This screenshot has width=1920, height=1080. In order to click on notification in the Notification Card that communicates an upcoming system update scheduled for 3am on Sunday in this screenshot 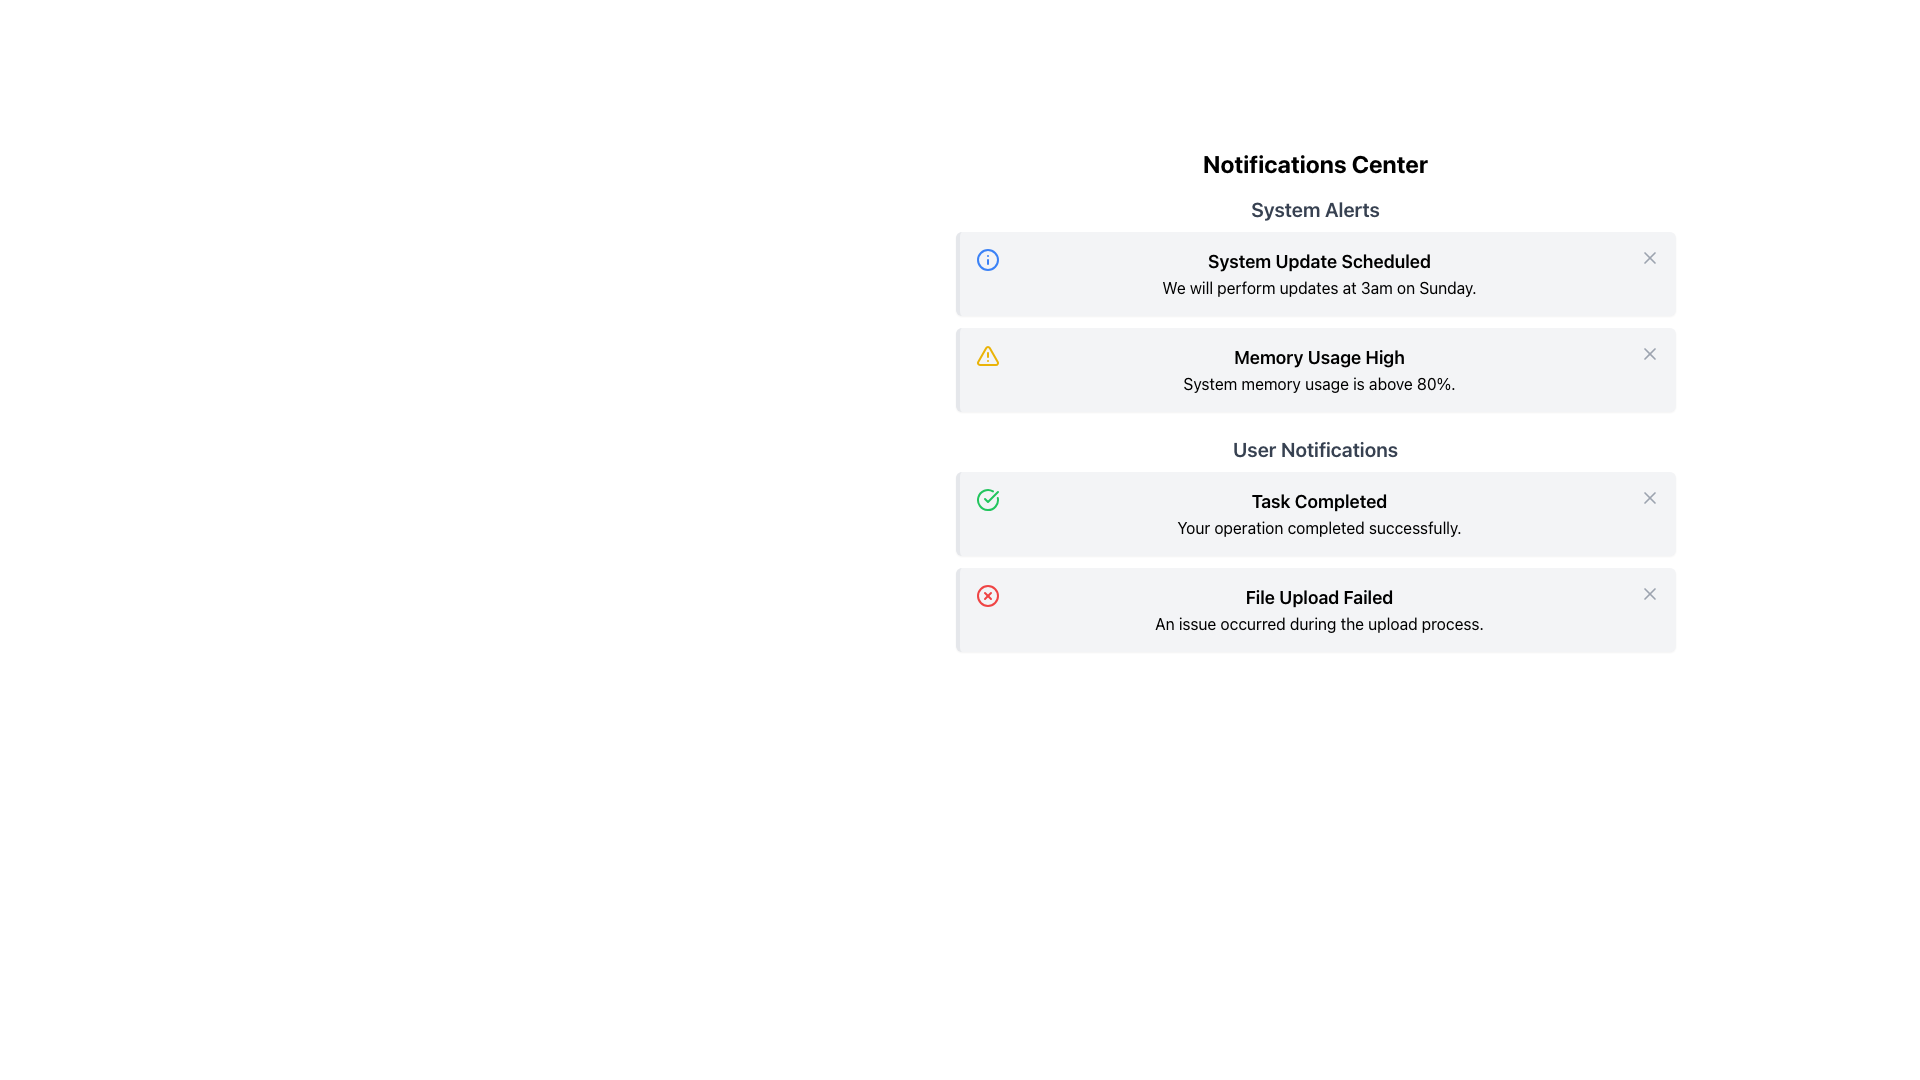, I will do `click(1315, 273)`.